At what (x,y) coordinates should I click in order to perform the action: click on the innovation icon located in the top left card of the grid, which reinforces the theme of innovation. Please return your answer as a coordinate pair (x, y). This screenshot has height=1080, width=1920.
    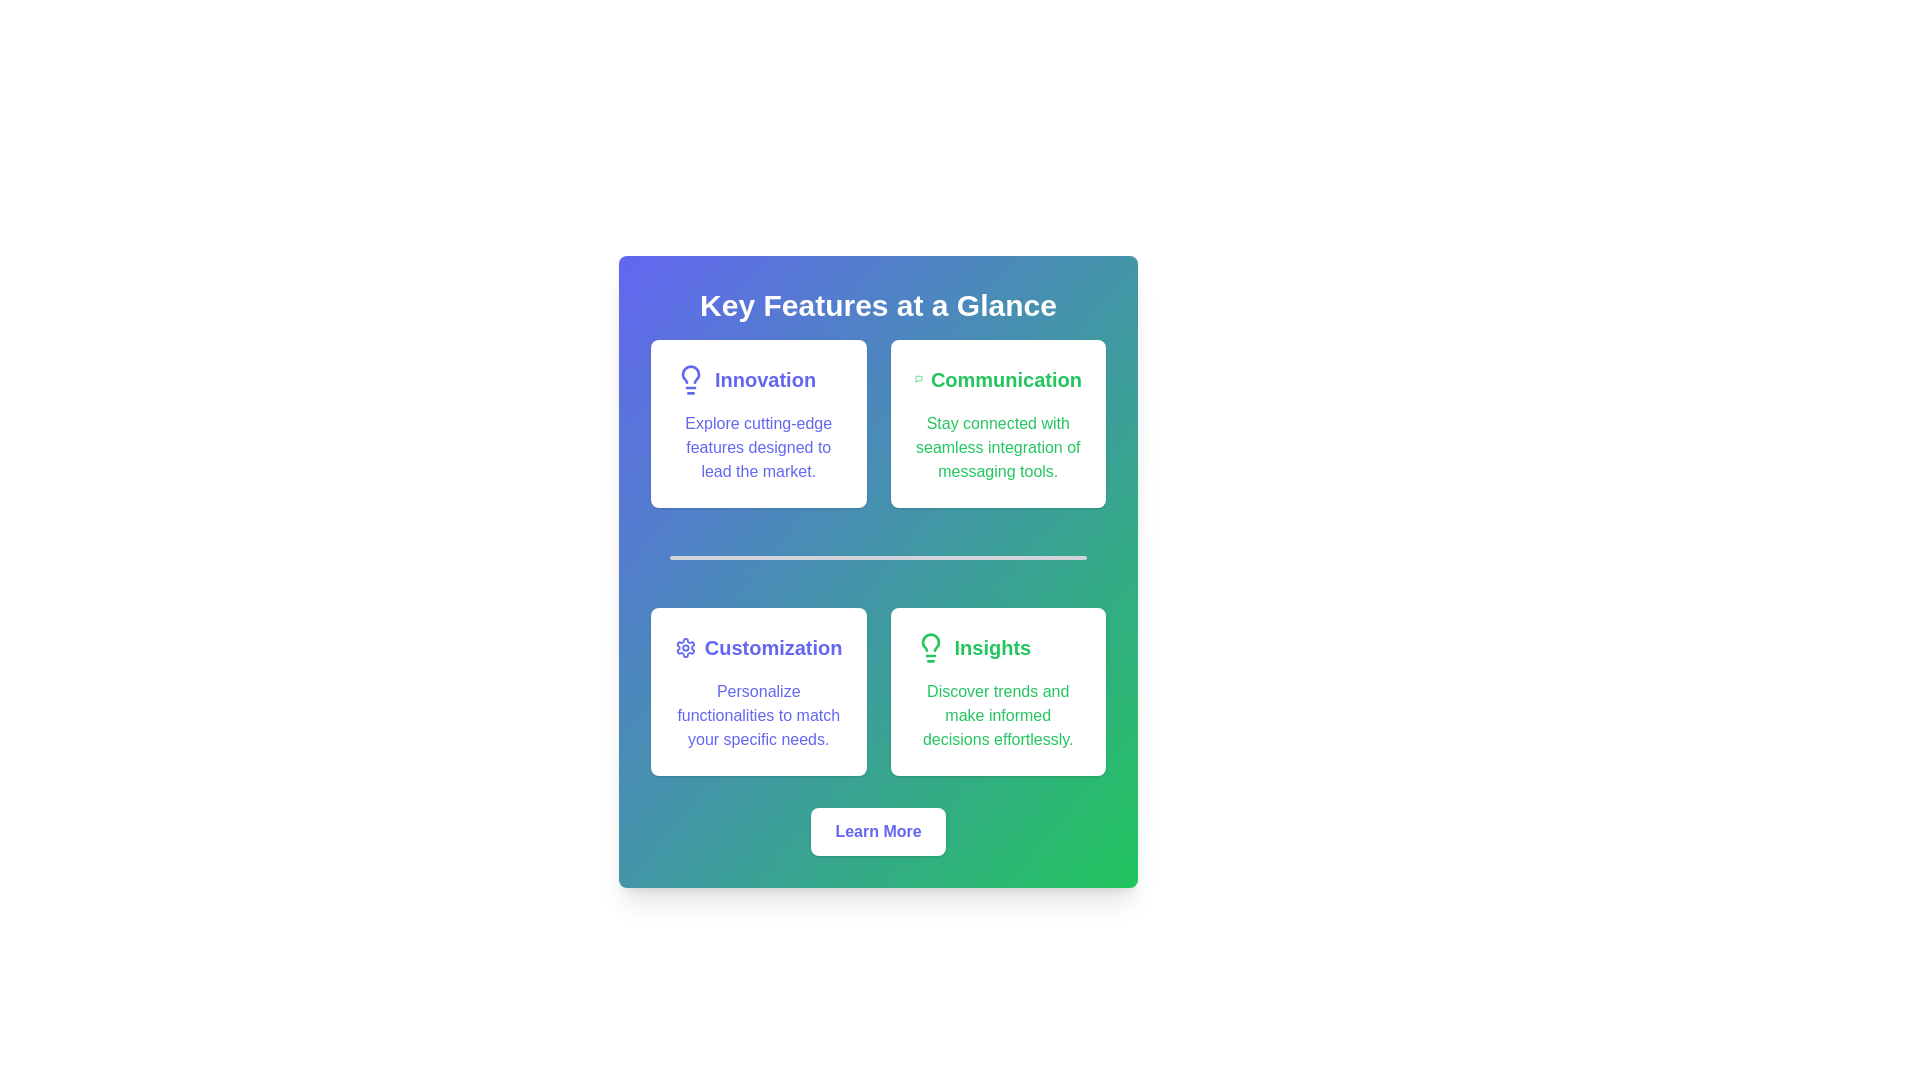
    Looking at the image, I should click on (691, 380).